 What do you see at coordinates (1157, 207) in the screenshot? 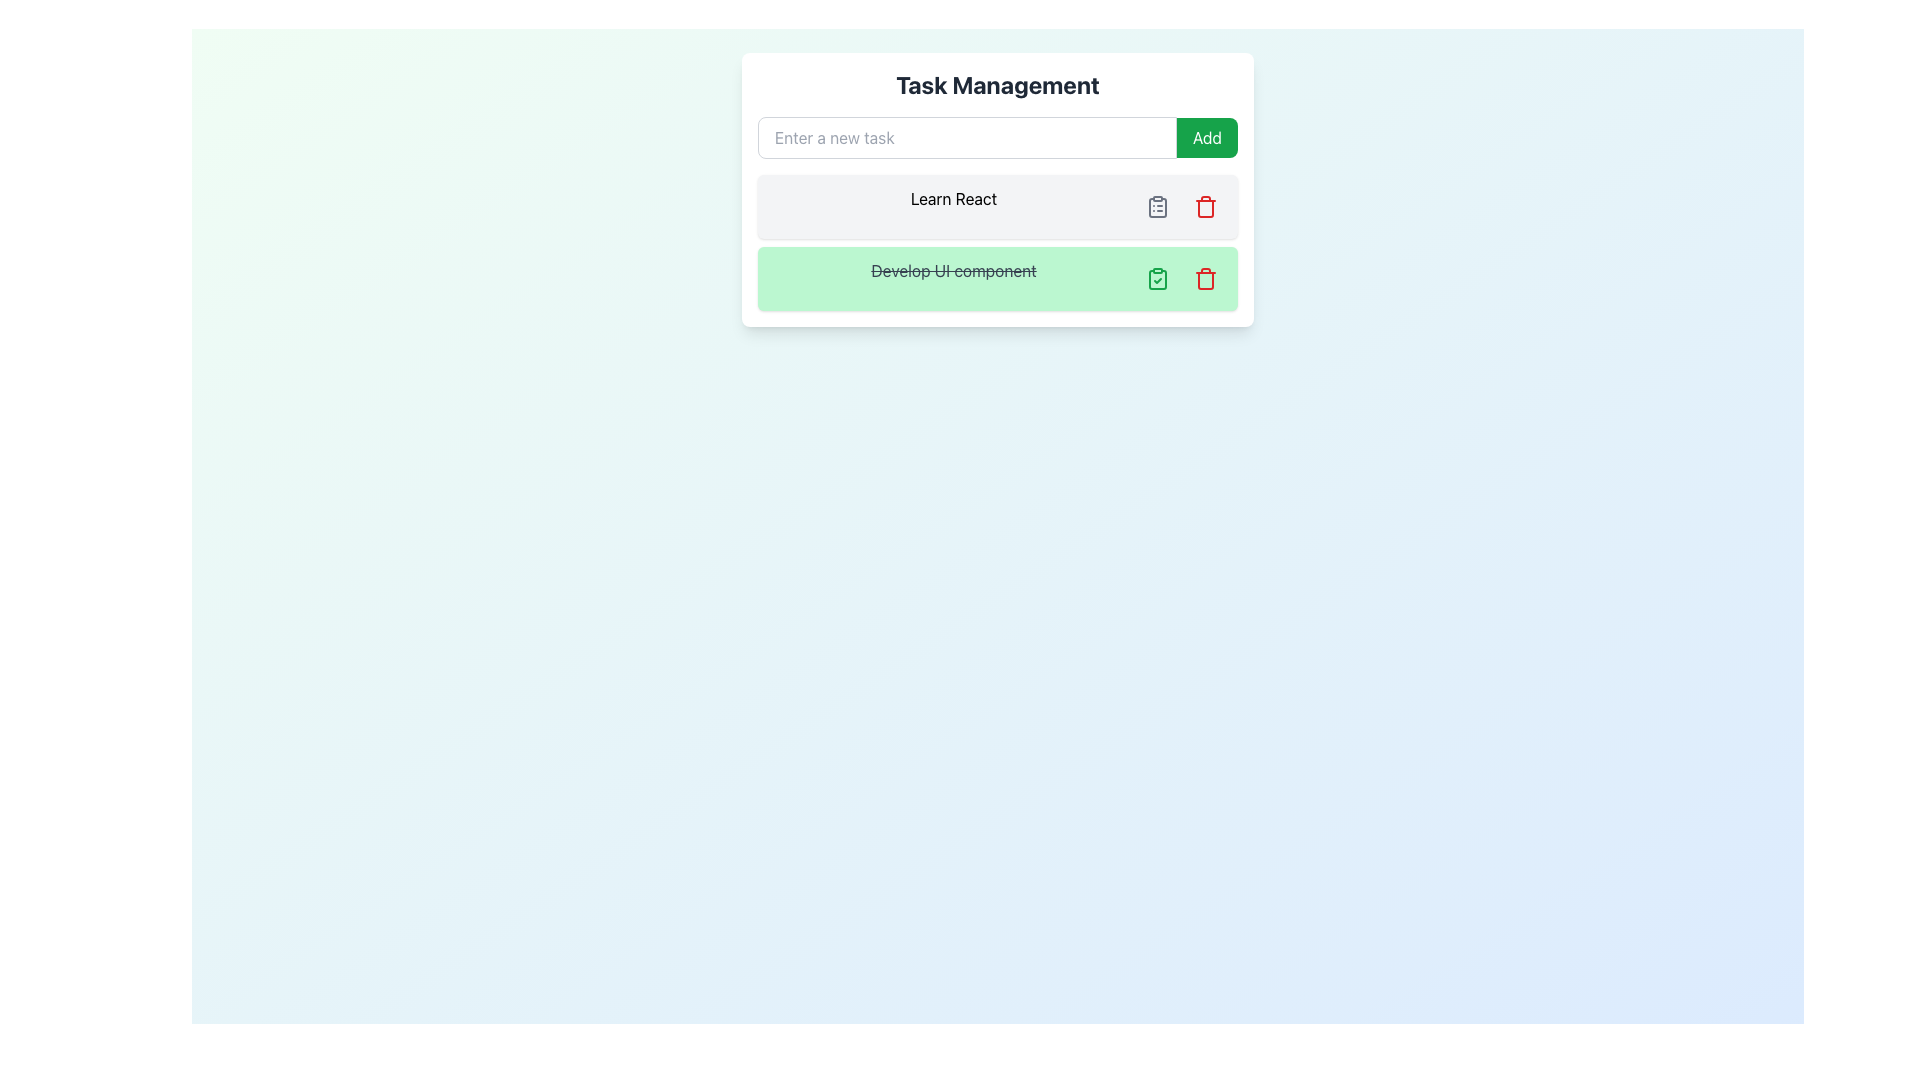
I see `the circular button to the right of the task labeled 'Learn React'` at bounding box center [1157, 207].